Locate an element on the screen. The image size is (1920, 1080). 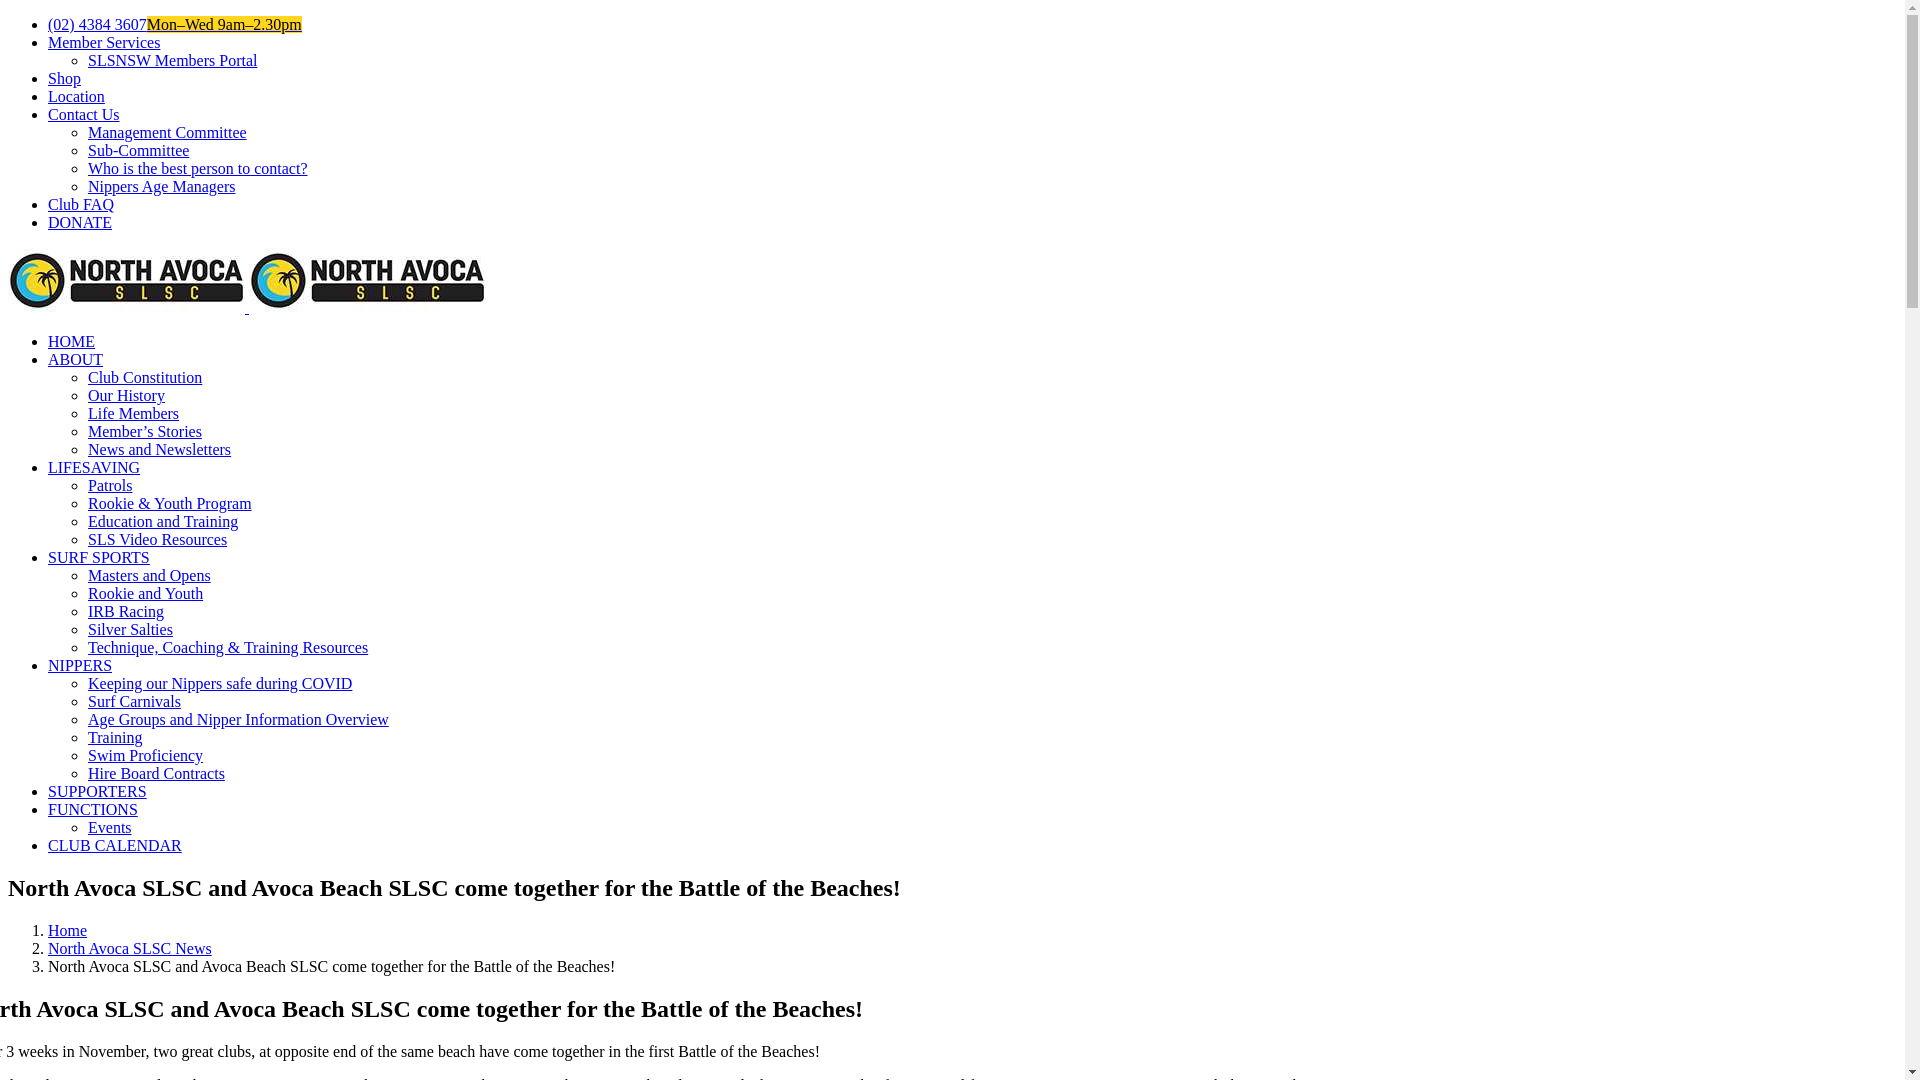
'Age Groups and Nipper Information Overview' is located at coordinates (238, 718).